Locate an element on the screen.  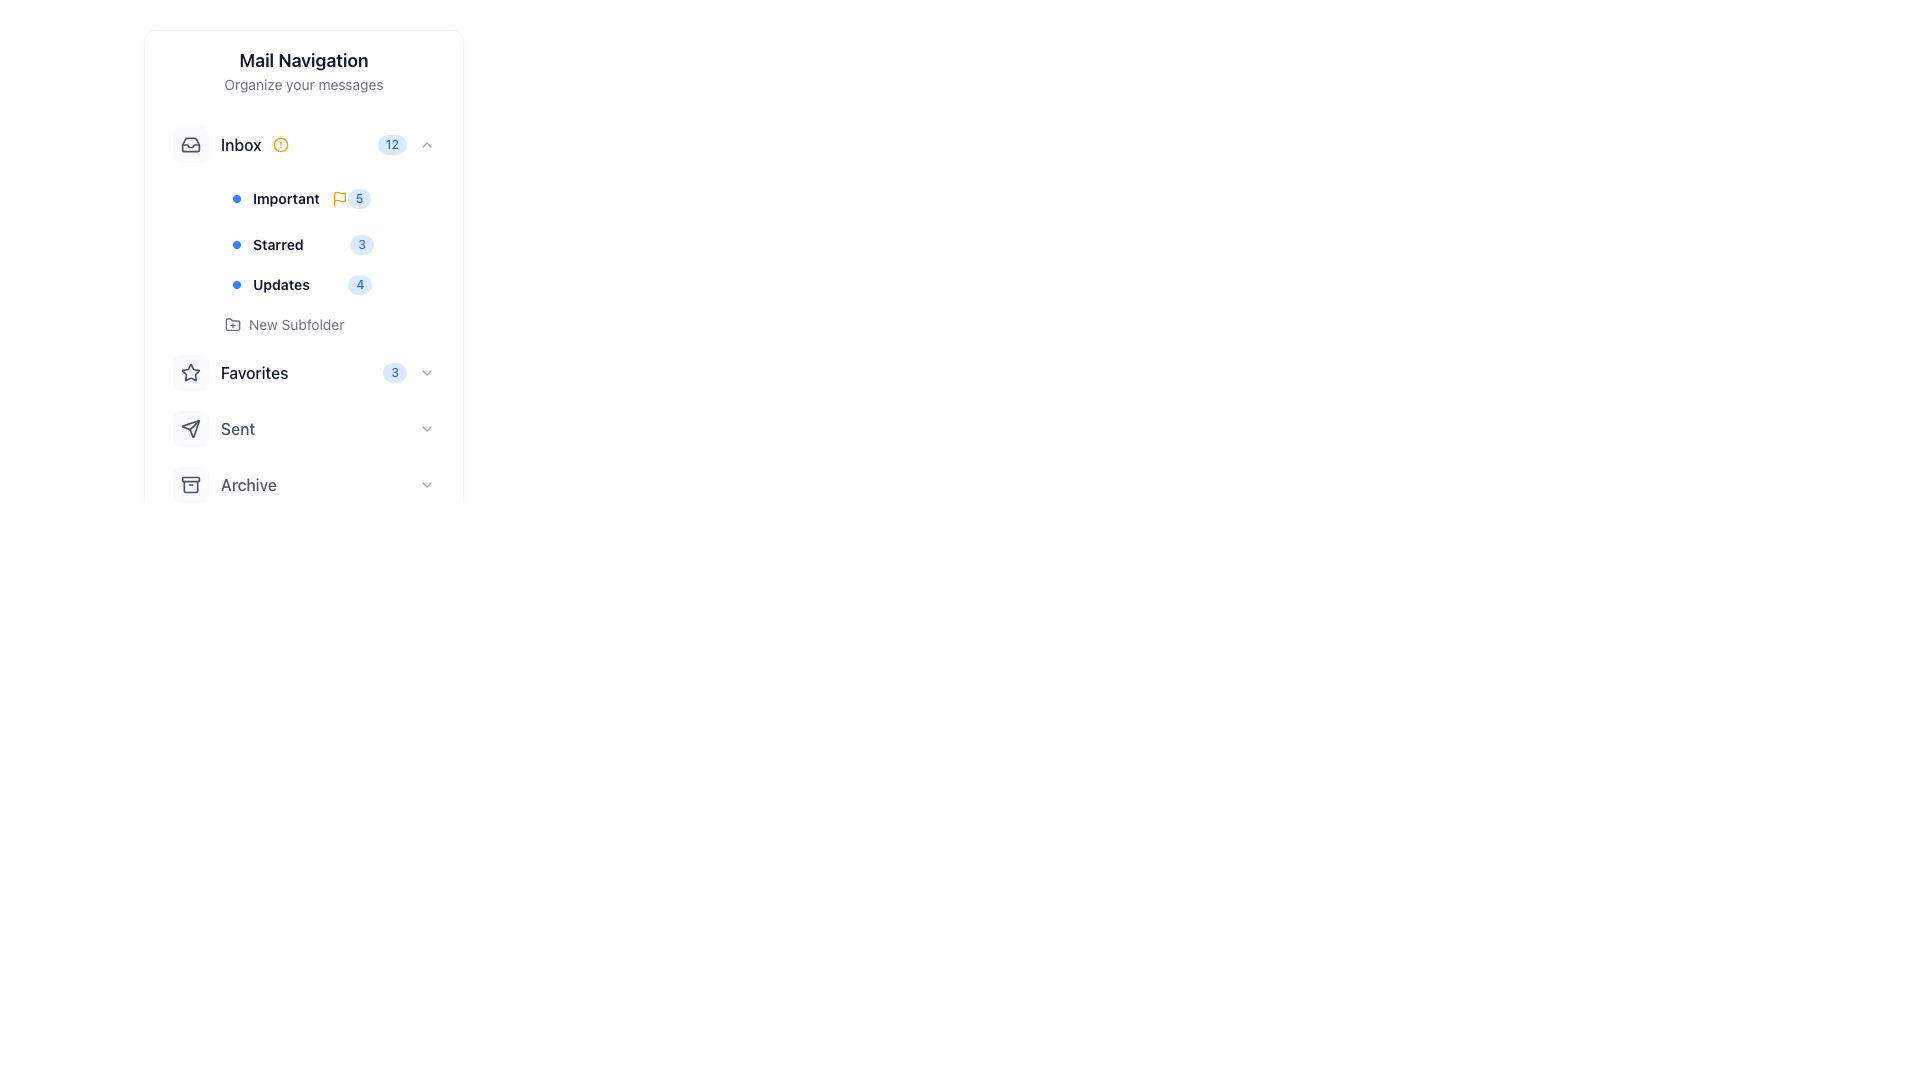
bold text label displaying the word 'Important' located in the 'Inbox' section of the mail navigation sidebar, positioned between a small blue circular icon and a yellow flag icon is located at coordinates (285, 199).